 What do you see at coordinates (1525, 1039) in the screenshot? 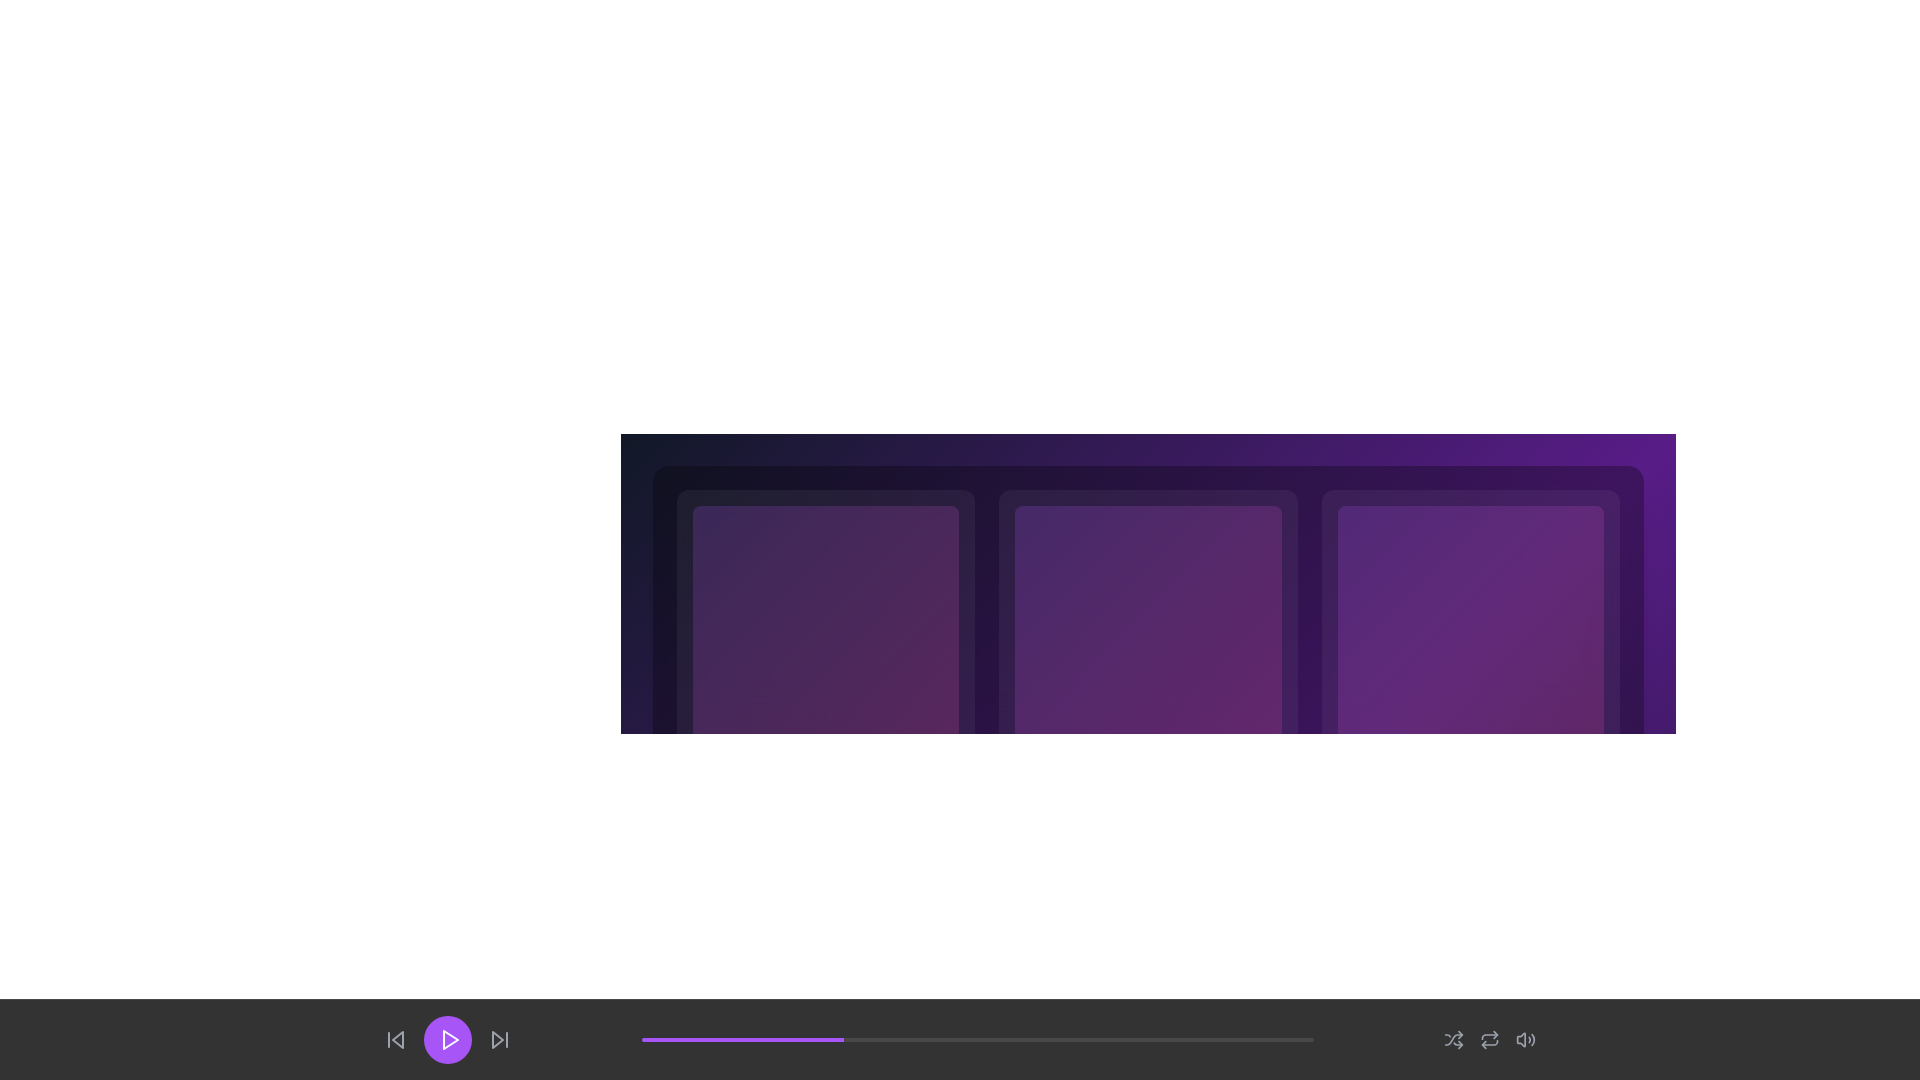
I see `the circular speaker icon button with sound waves at the far right end of the bottom control panel` at bounding box center [1525, 1039].